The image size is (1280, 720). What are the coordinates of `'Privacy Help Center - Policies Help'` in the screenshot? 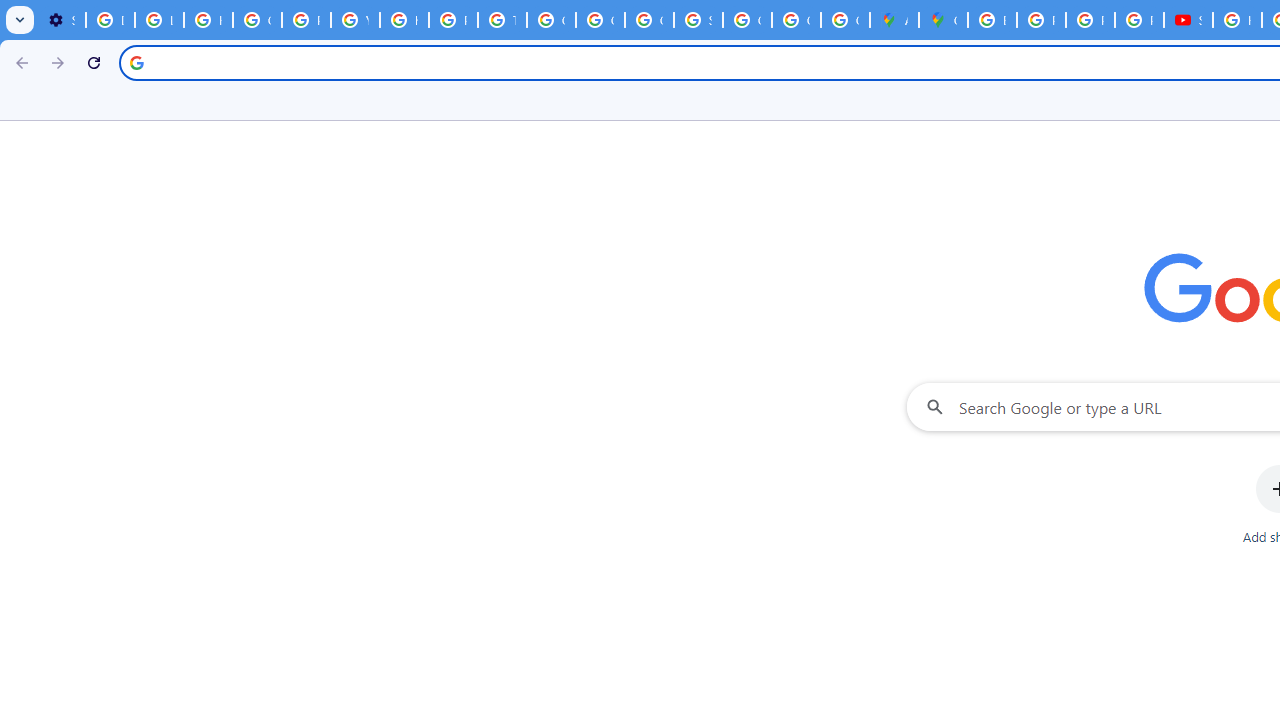 It's located at (452, 20).